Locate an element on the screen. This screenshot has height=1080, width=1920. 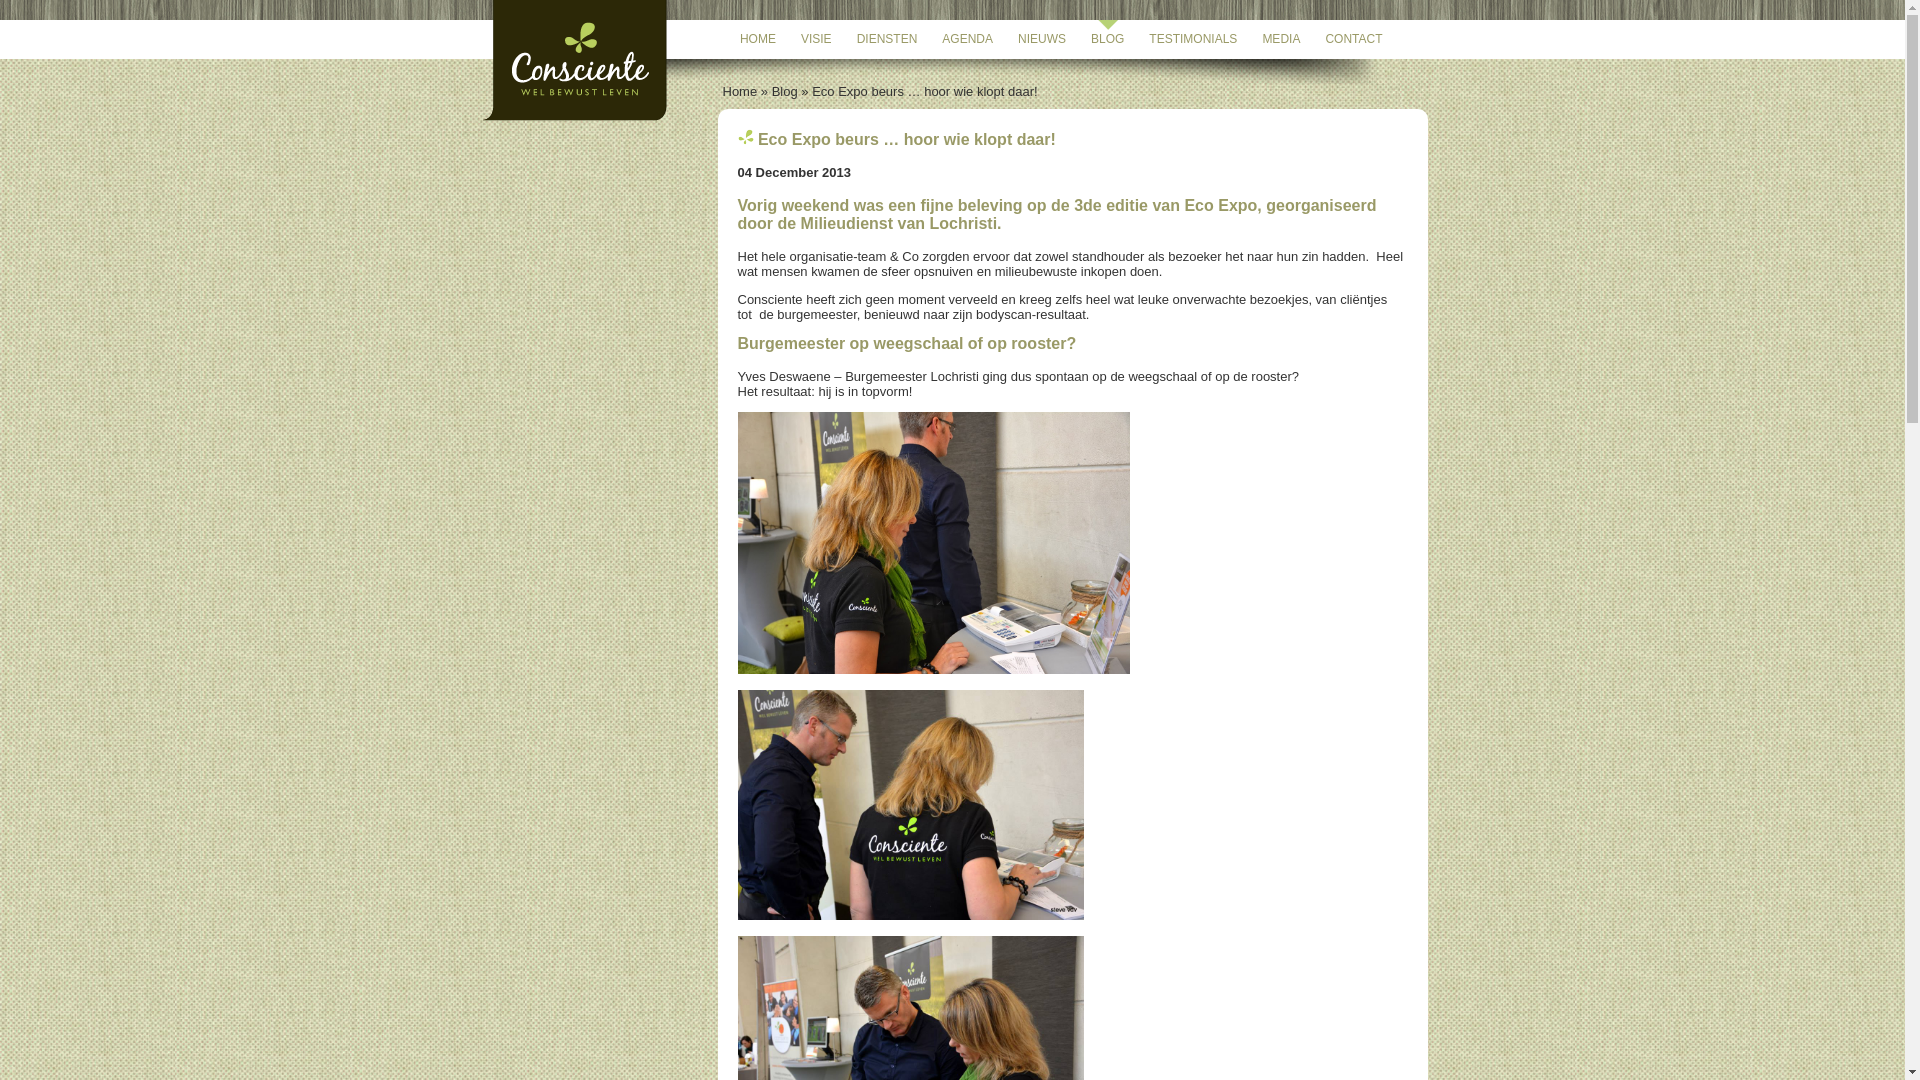
'Home' is located at coordinates (738, 91).